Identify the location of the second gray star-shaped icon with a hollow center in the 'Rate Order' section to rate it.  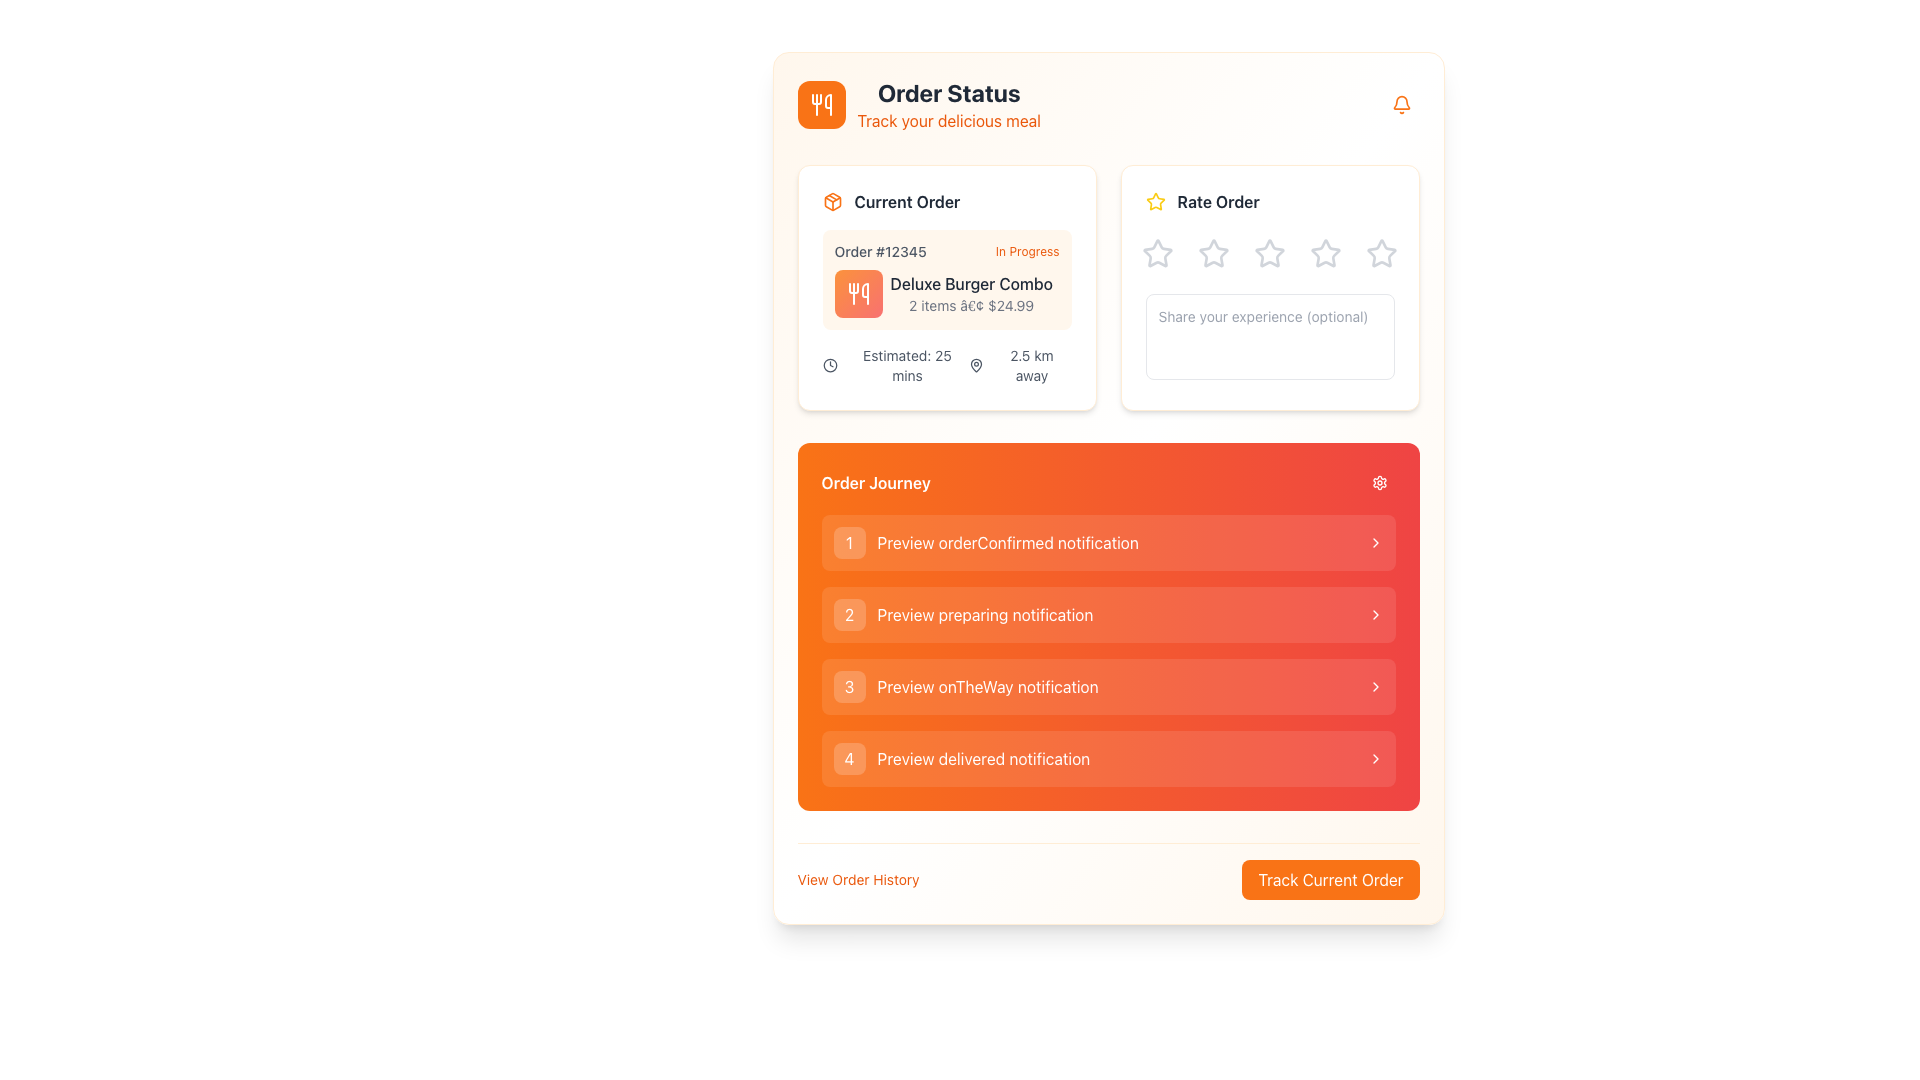
(1213, 253).